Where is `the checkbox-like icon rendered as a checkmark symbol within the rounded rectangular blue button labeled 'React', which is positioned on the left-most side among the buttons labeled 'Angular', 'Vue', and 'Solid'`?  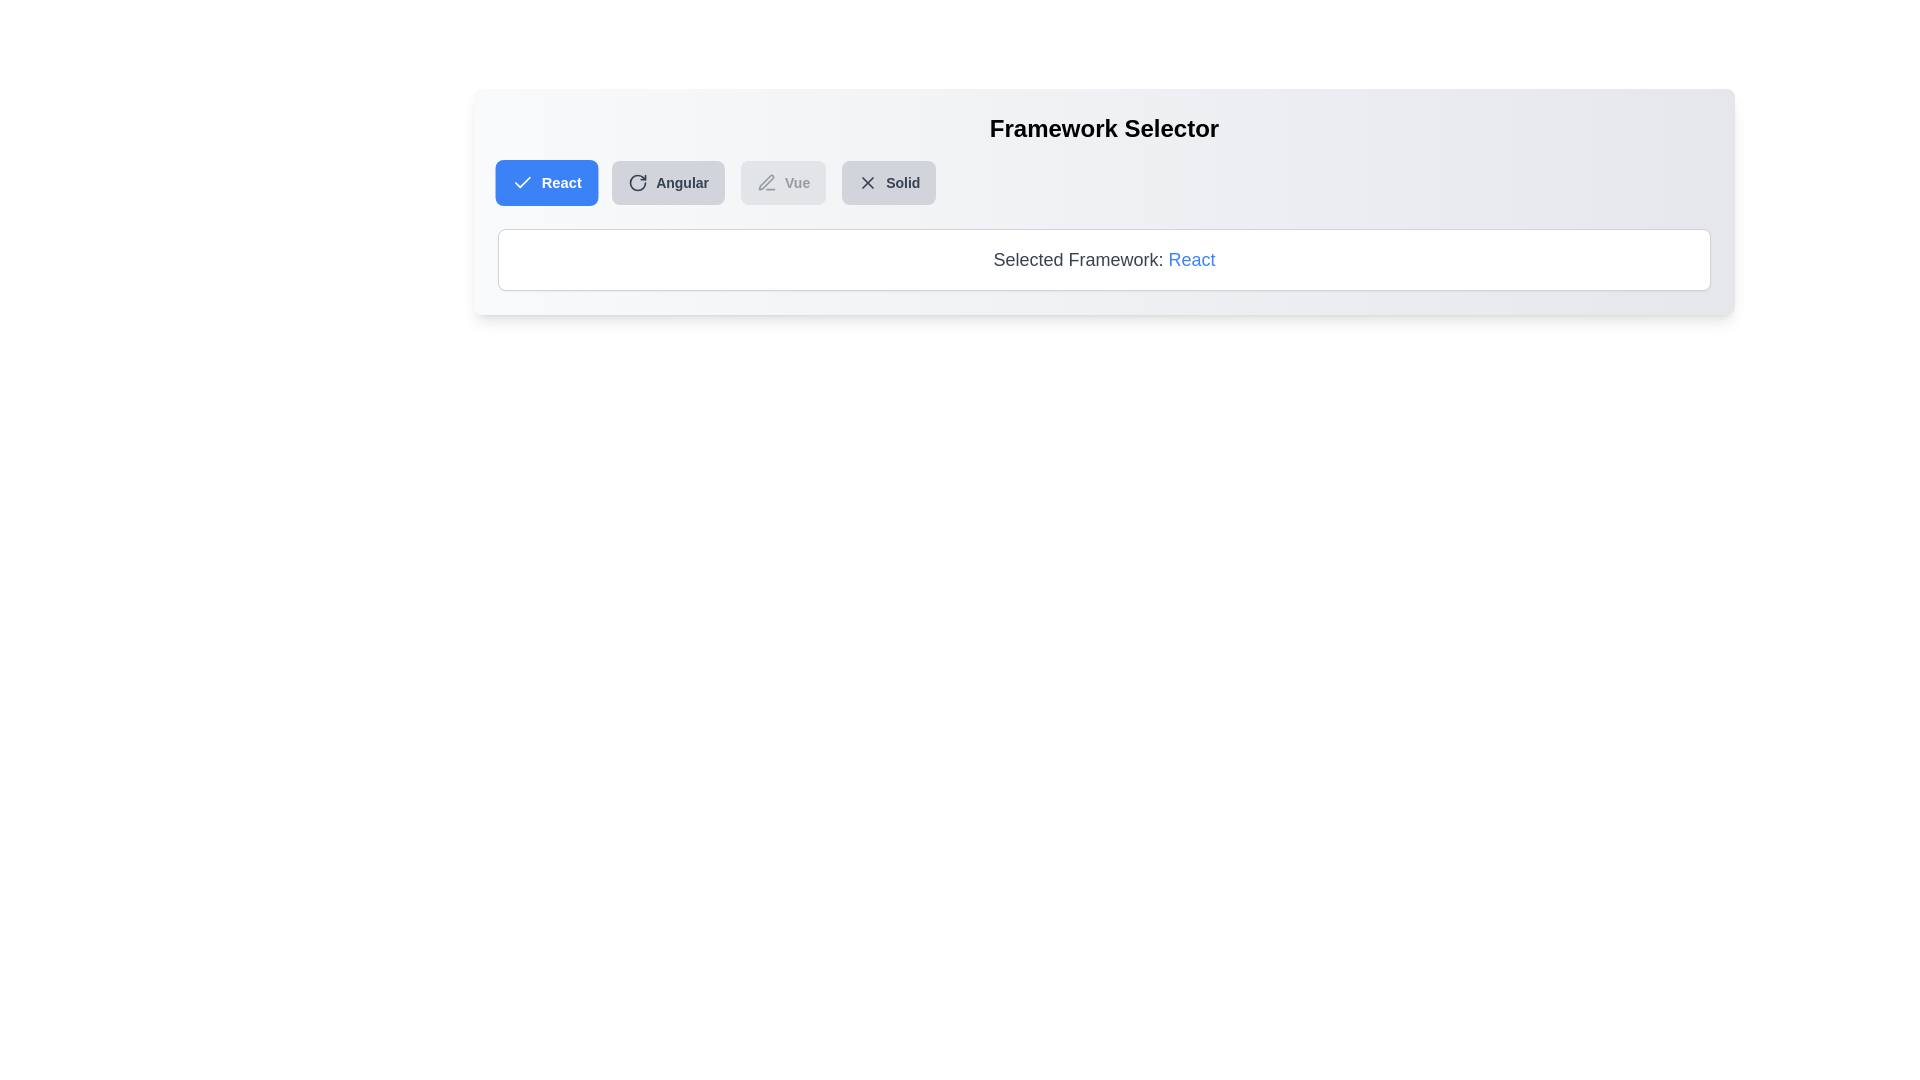 the checkbox-like icon rendered as a checkmark symbol within the rounded rectangular blue button labeled 'React', which is positioned on the left-most side among the buttons labeled 'Angular', 'Vue', and 'Solid' is located at coordinates (522, 182).